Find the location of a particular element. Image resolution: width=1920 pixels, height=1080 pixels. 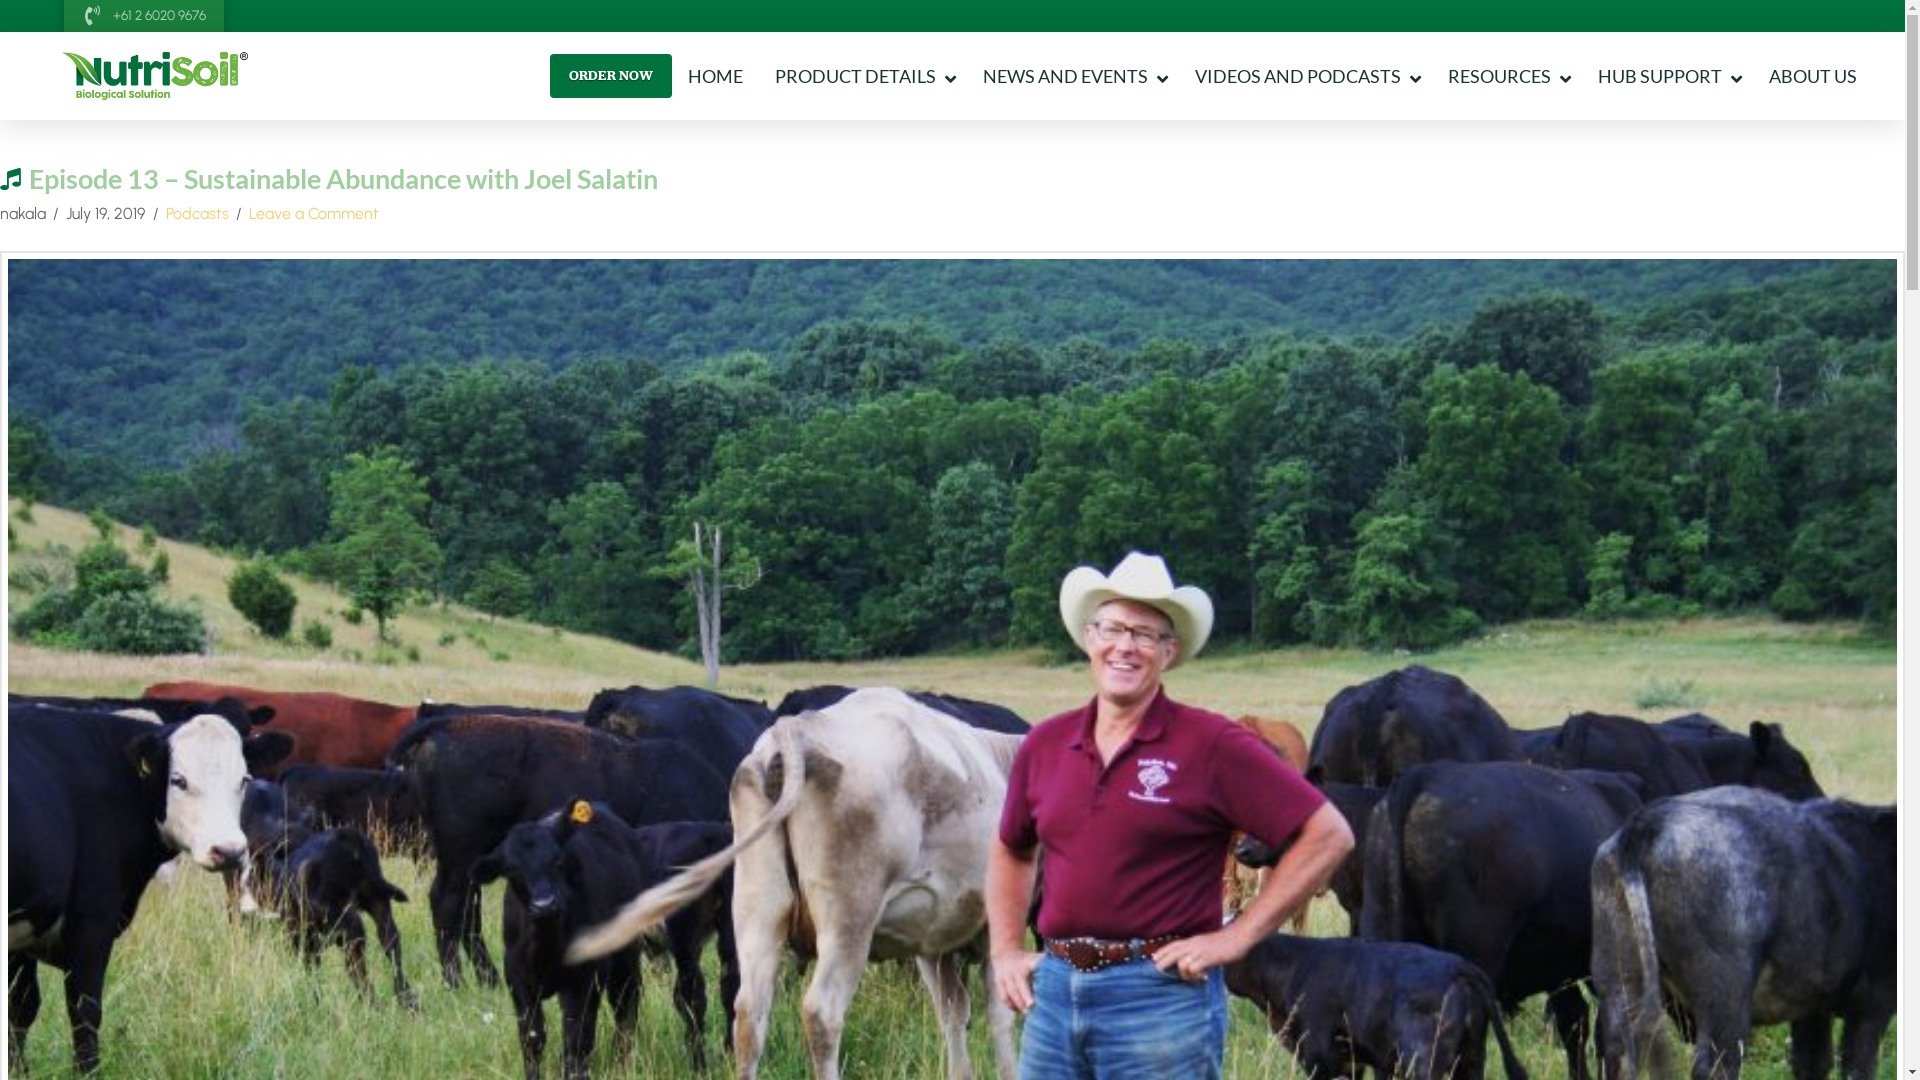

'ORDER NOW' is located at coordinates (609, 75).